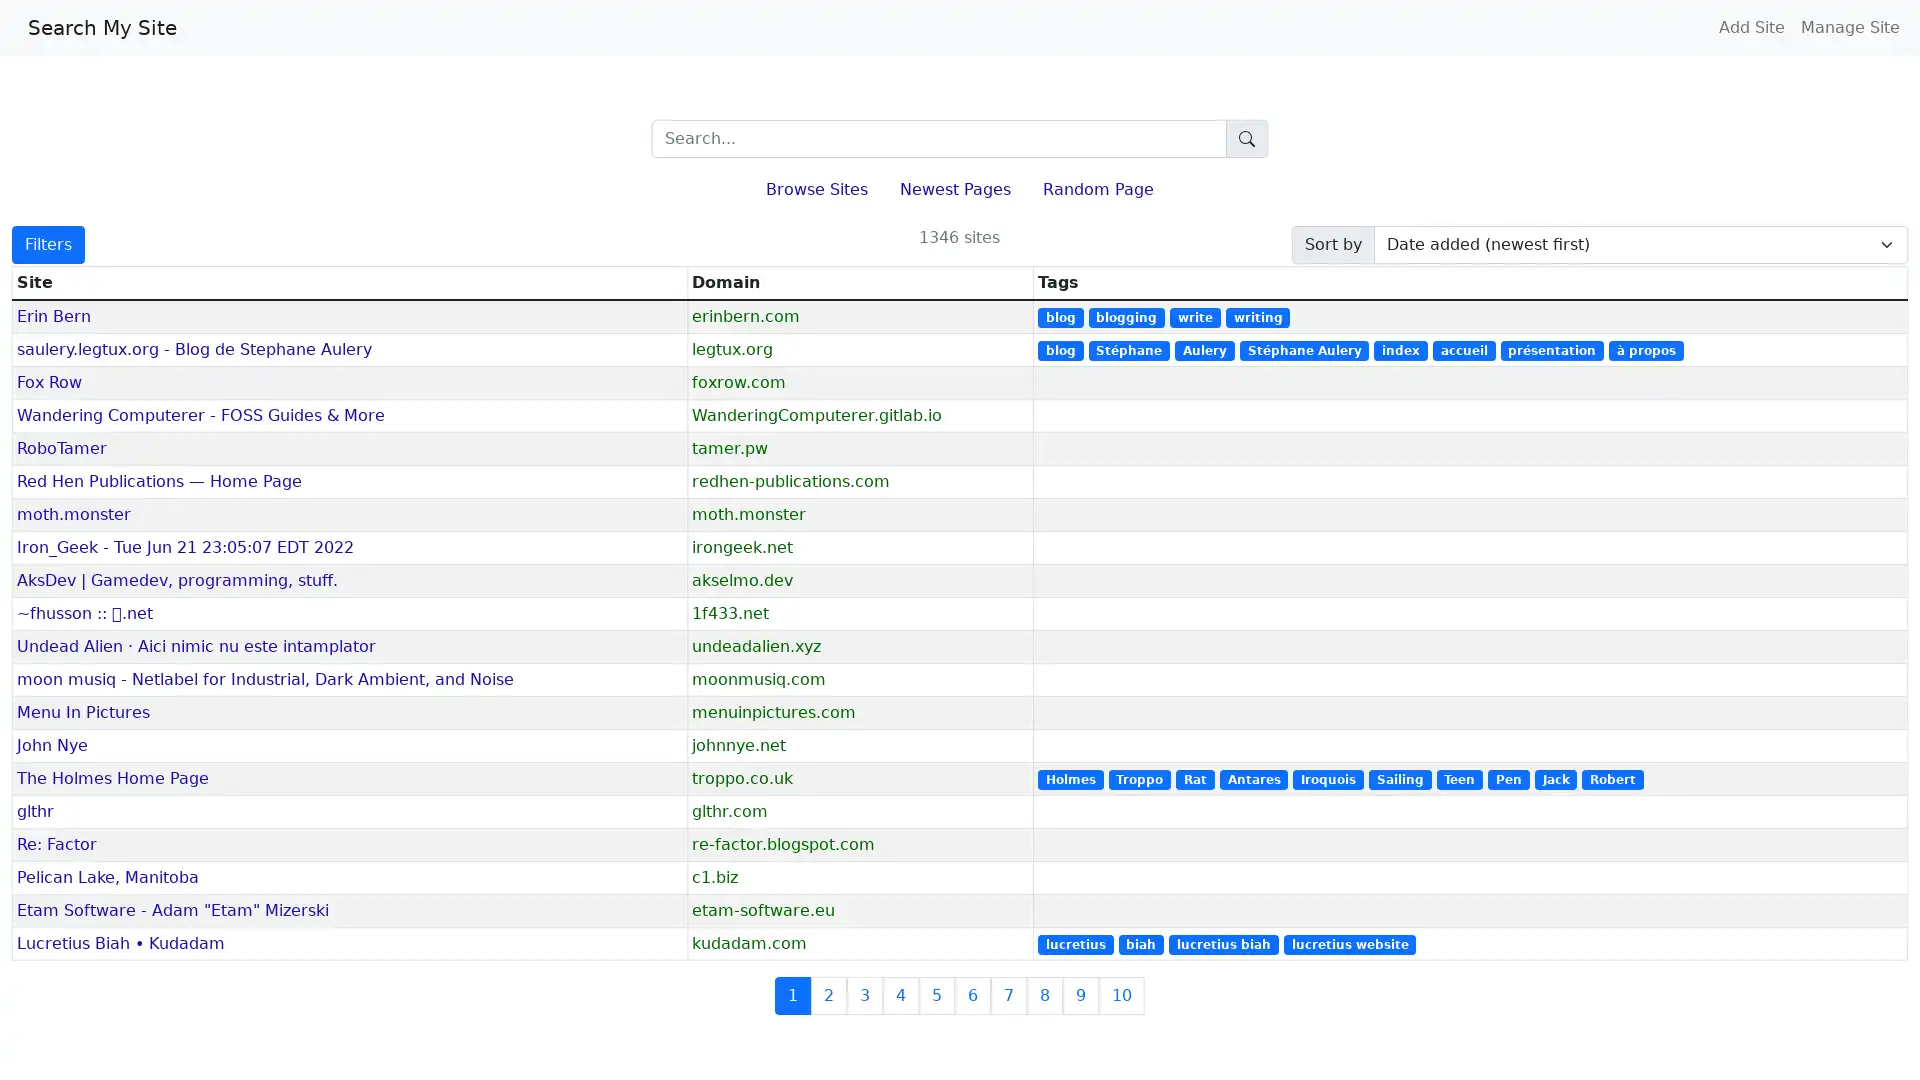  Describe the element at coordinates (900, 995) in the screenshot. I see `4` at that location.